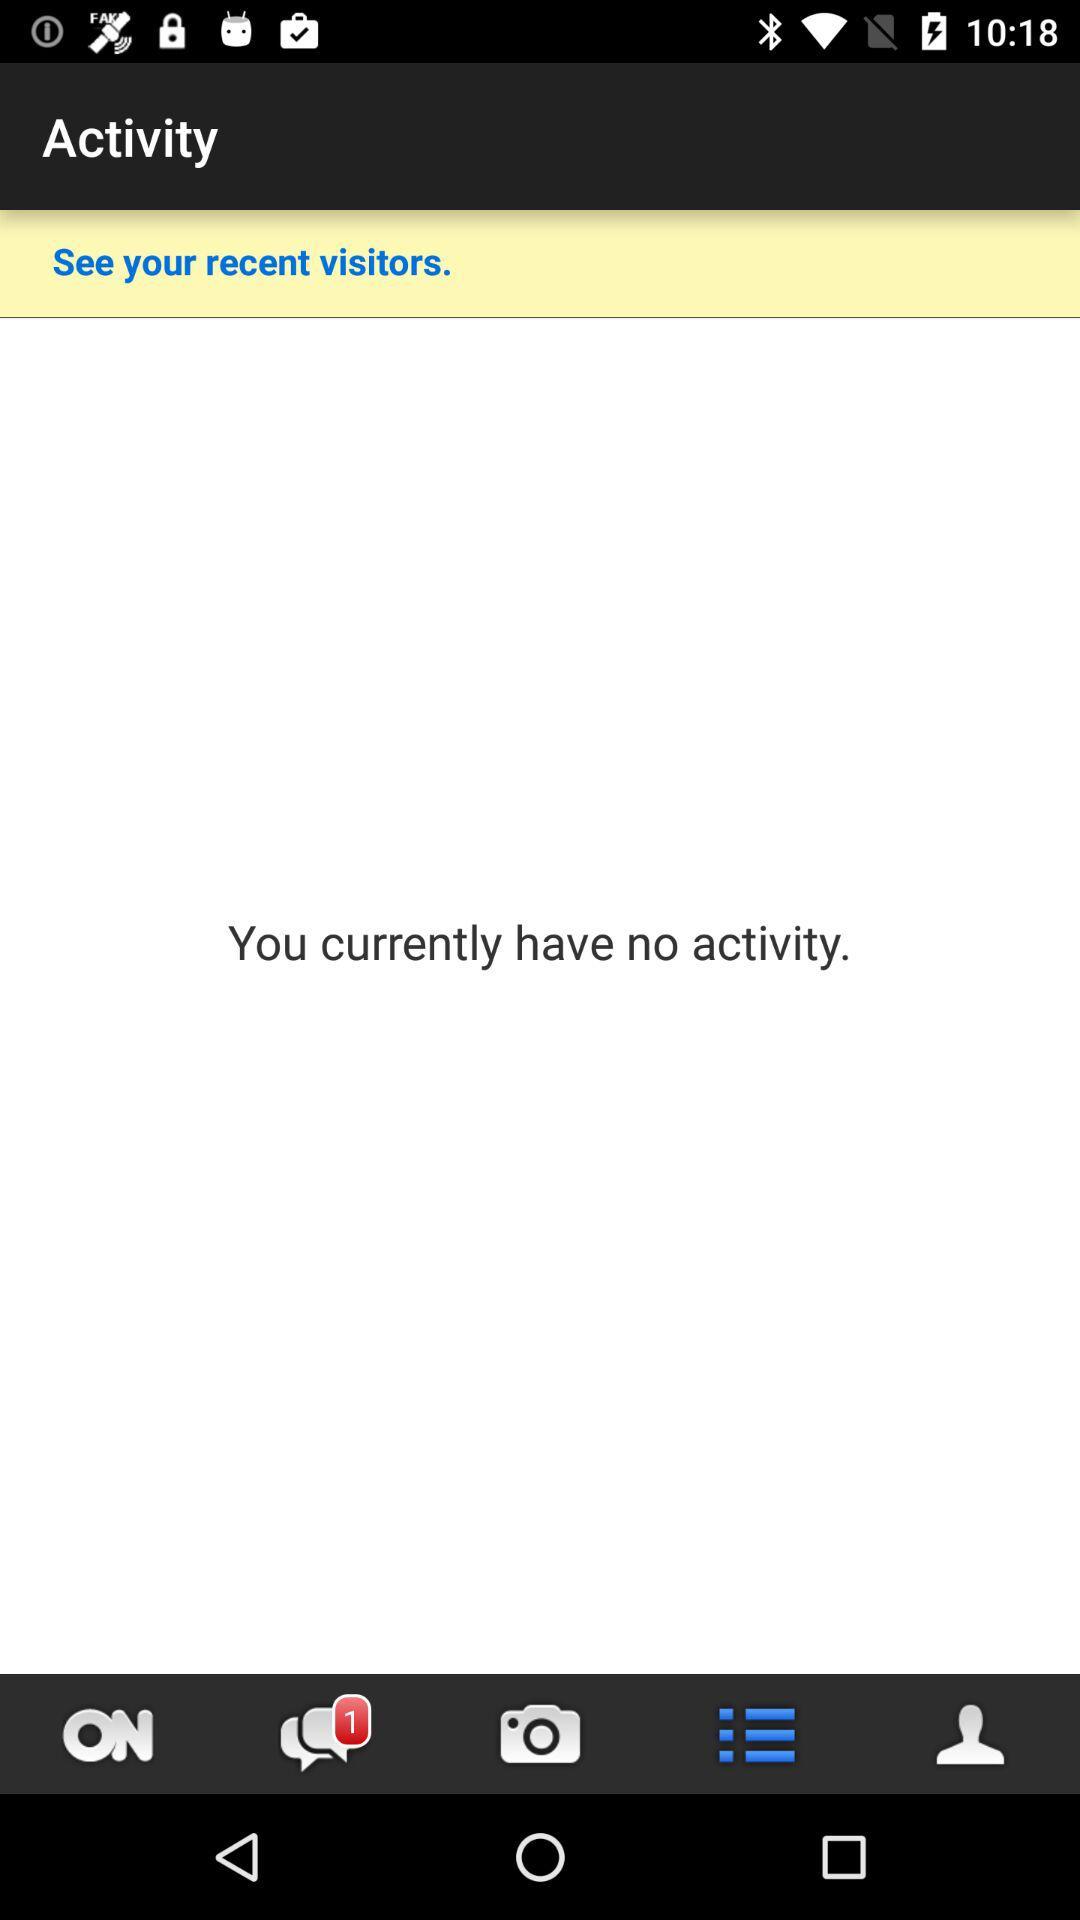 The image size is (1080, 1920). Describe the element at coordinates (540, 1733) in the screenshot. I see `take picture` at that location.